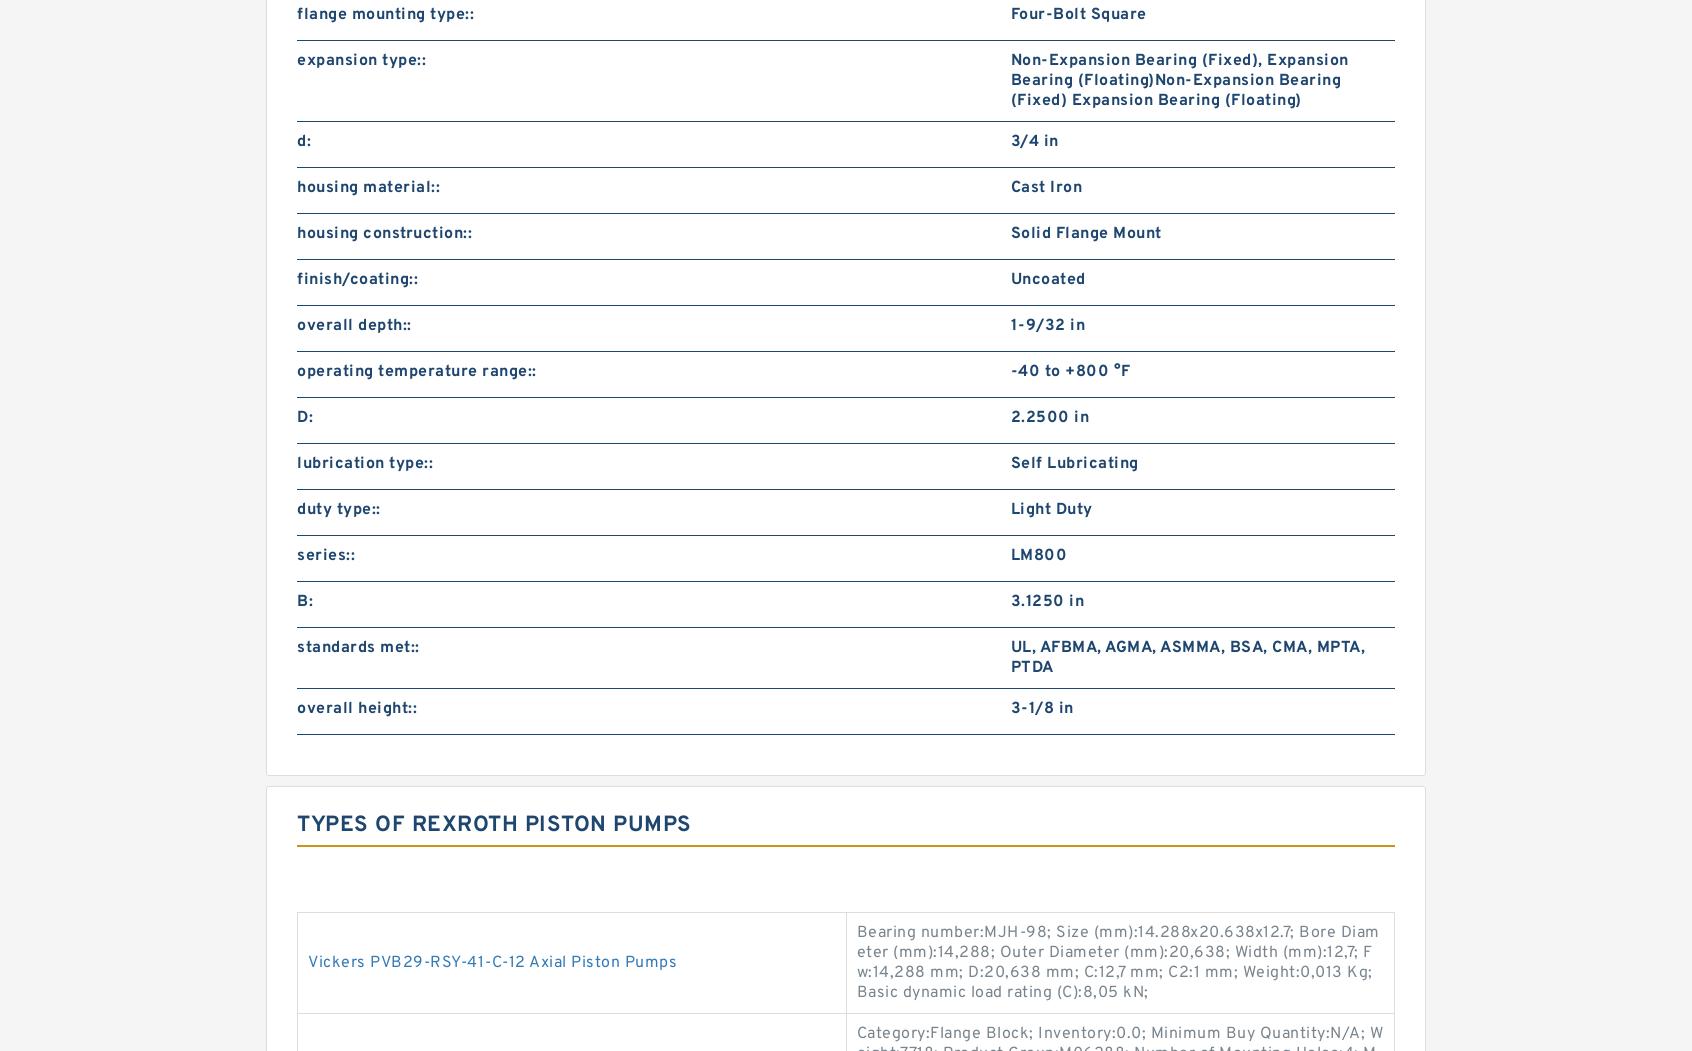 This screenshot has height=1051, width=1692. I want to click on 'housing material::', so click(368, 188).